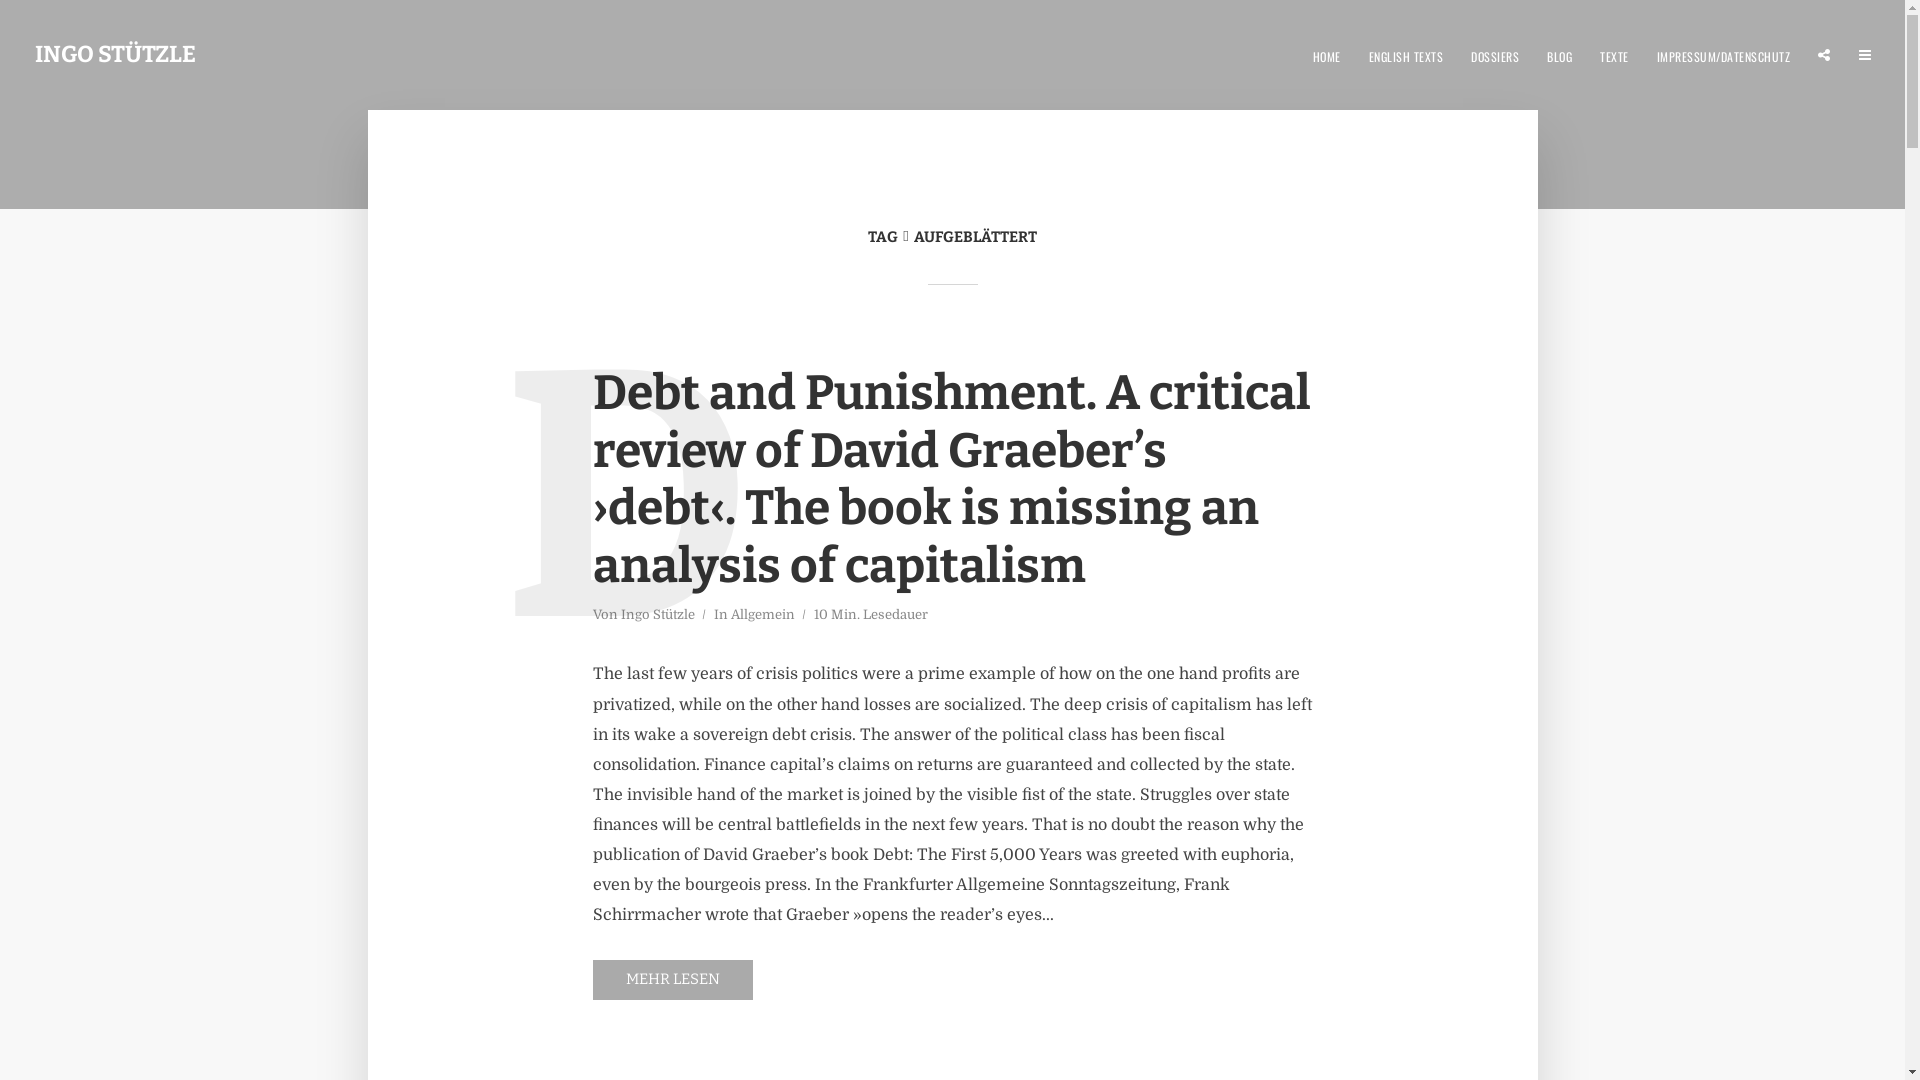 This screenshot has width=1920, height=1080. I want to click on 'MEHR LESEN', so click(590, 978).